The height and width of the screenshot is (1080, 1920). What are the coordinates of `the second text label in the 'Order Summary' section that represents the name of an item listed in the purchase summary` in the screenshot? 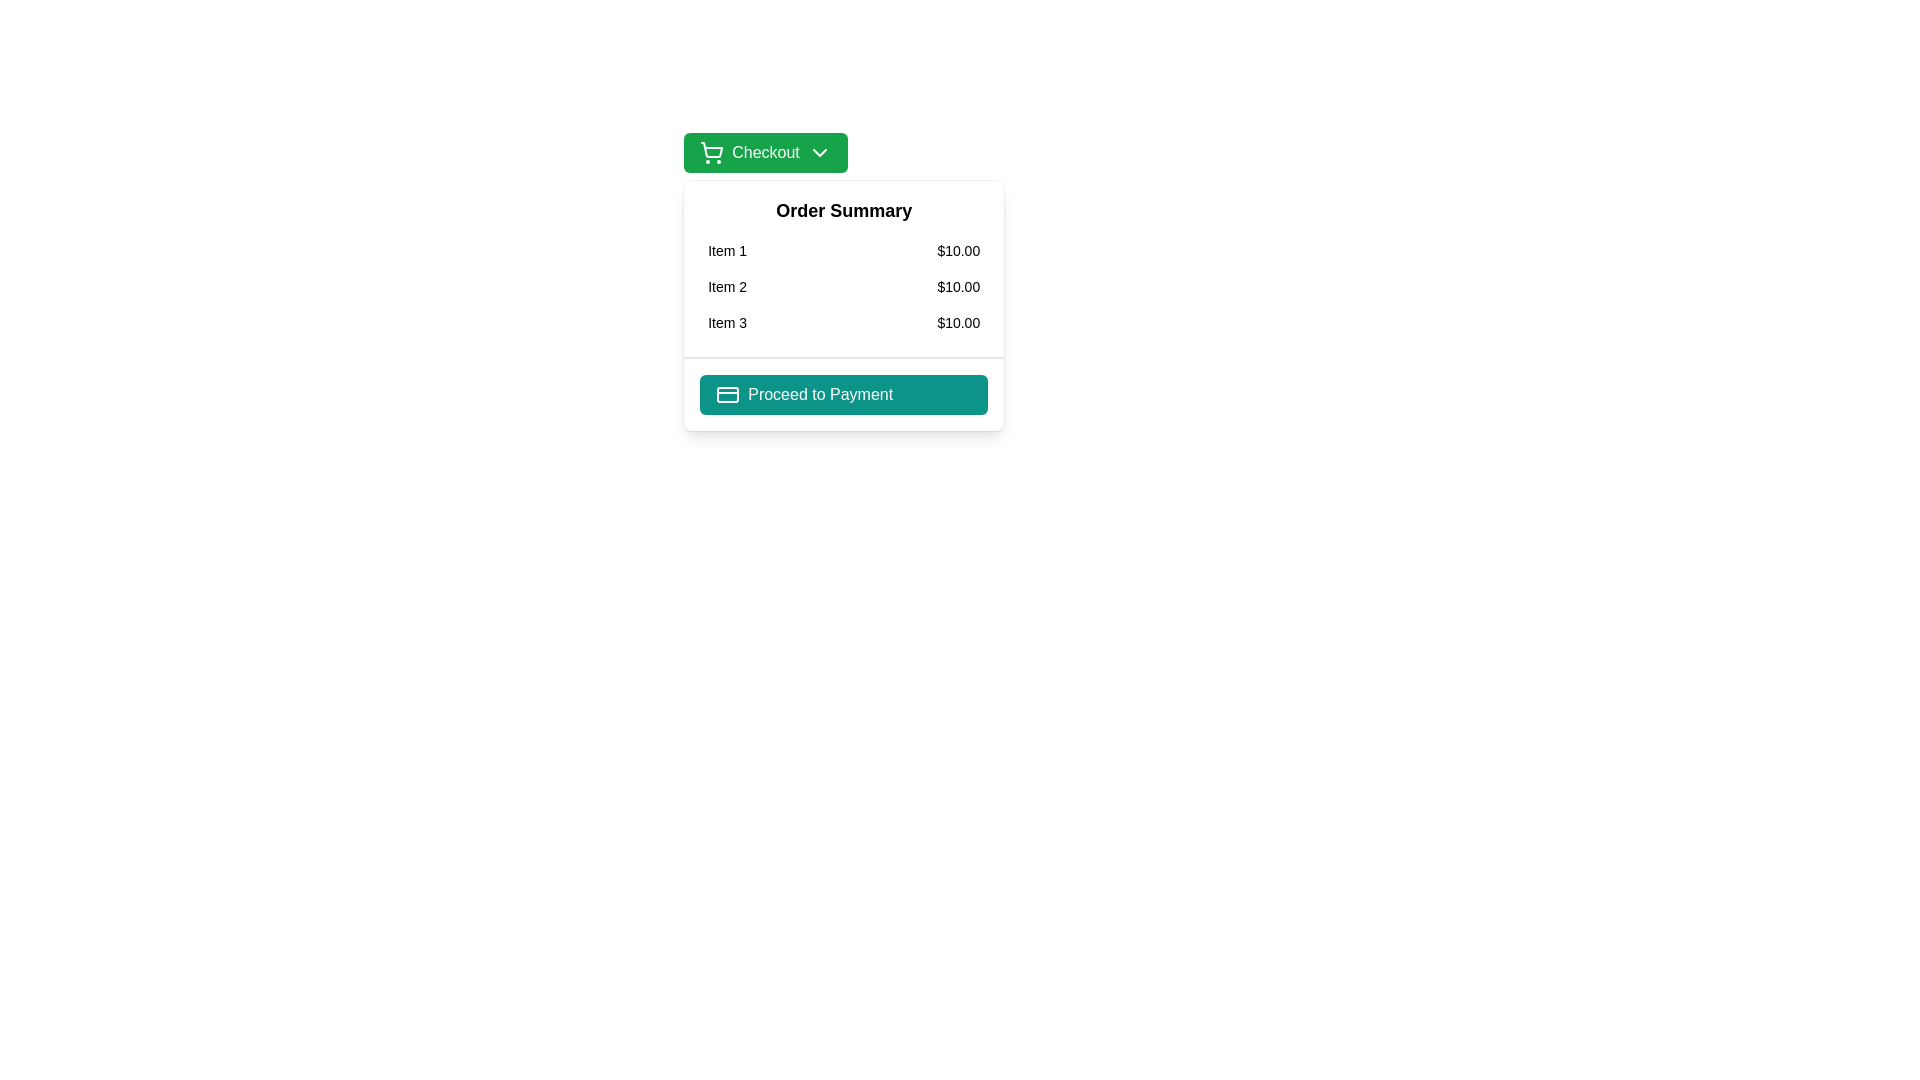 It's located at (726, 286).